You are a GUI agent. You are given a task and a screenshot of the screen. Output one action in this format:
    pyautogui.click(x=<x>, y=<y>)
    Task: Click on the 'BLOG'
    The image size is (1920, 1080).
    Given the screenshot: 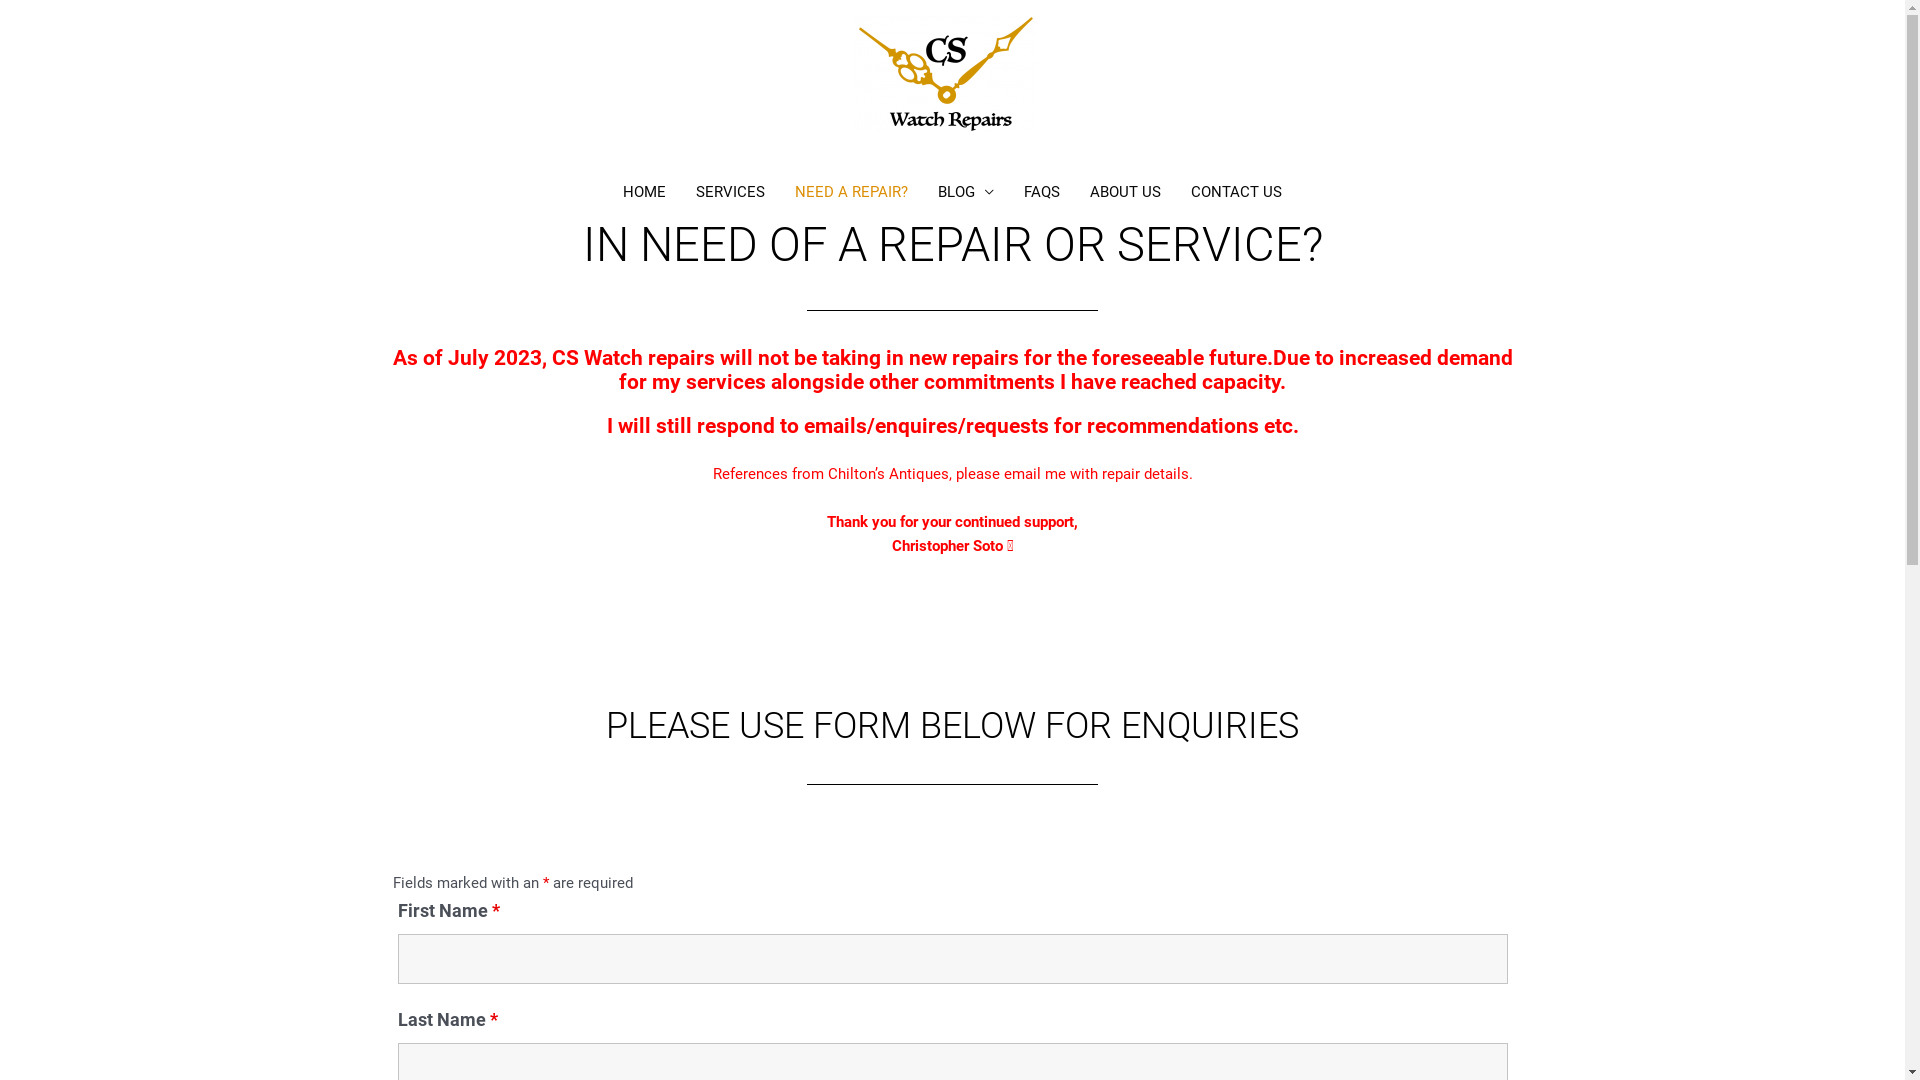 What is the action you would take?
    pyautogui.click(x=965, y=192)
    